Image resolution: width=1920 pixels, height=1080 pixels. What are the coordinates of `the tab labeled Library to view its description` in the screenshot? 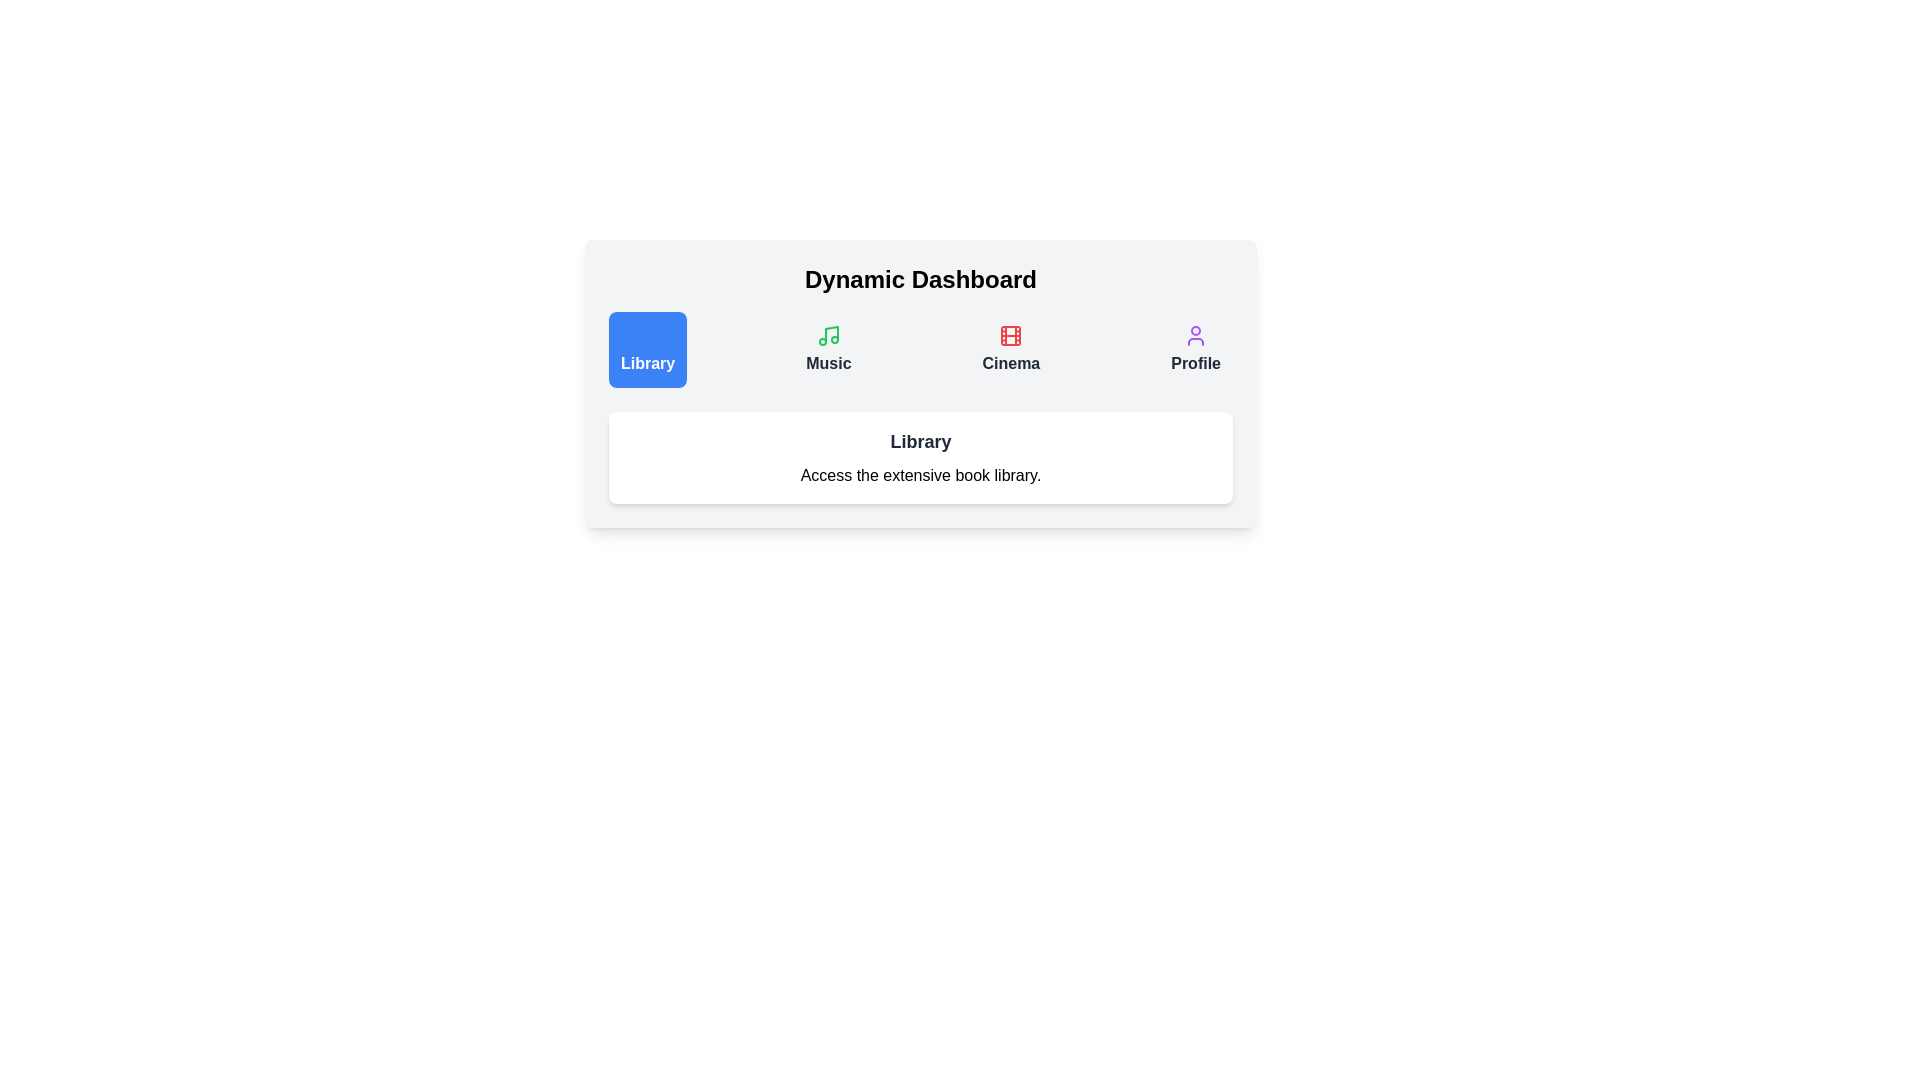 It's located at (648, 349).